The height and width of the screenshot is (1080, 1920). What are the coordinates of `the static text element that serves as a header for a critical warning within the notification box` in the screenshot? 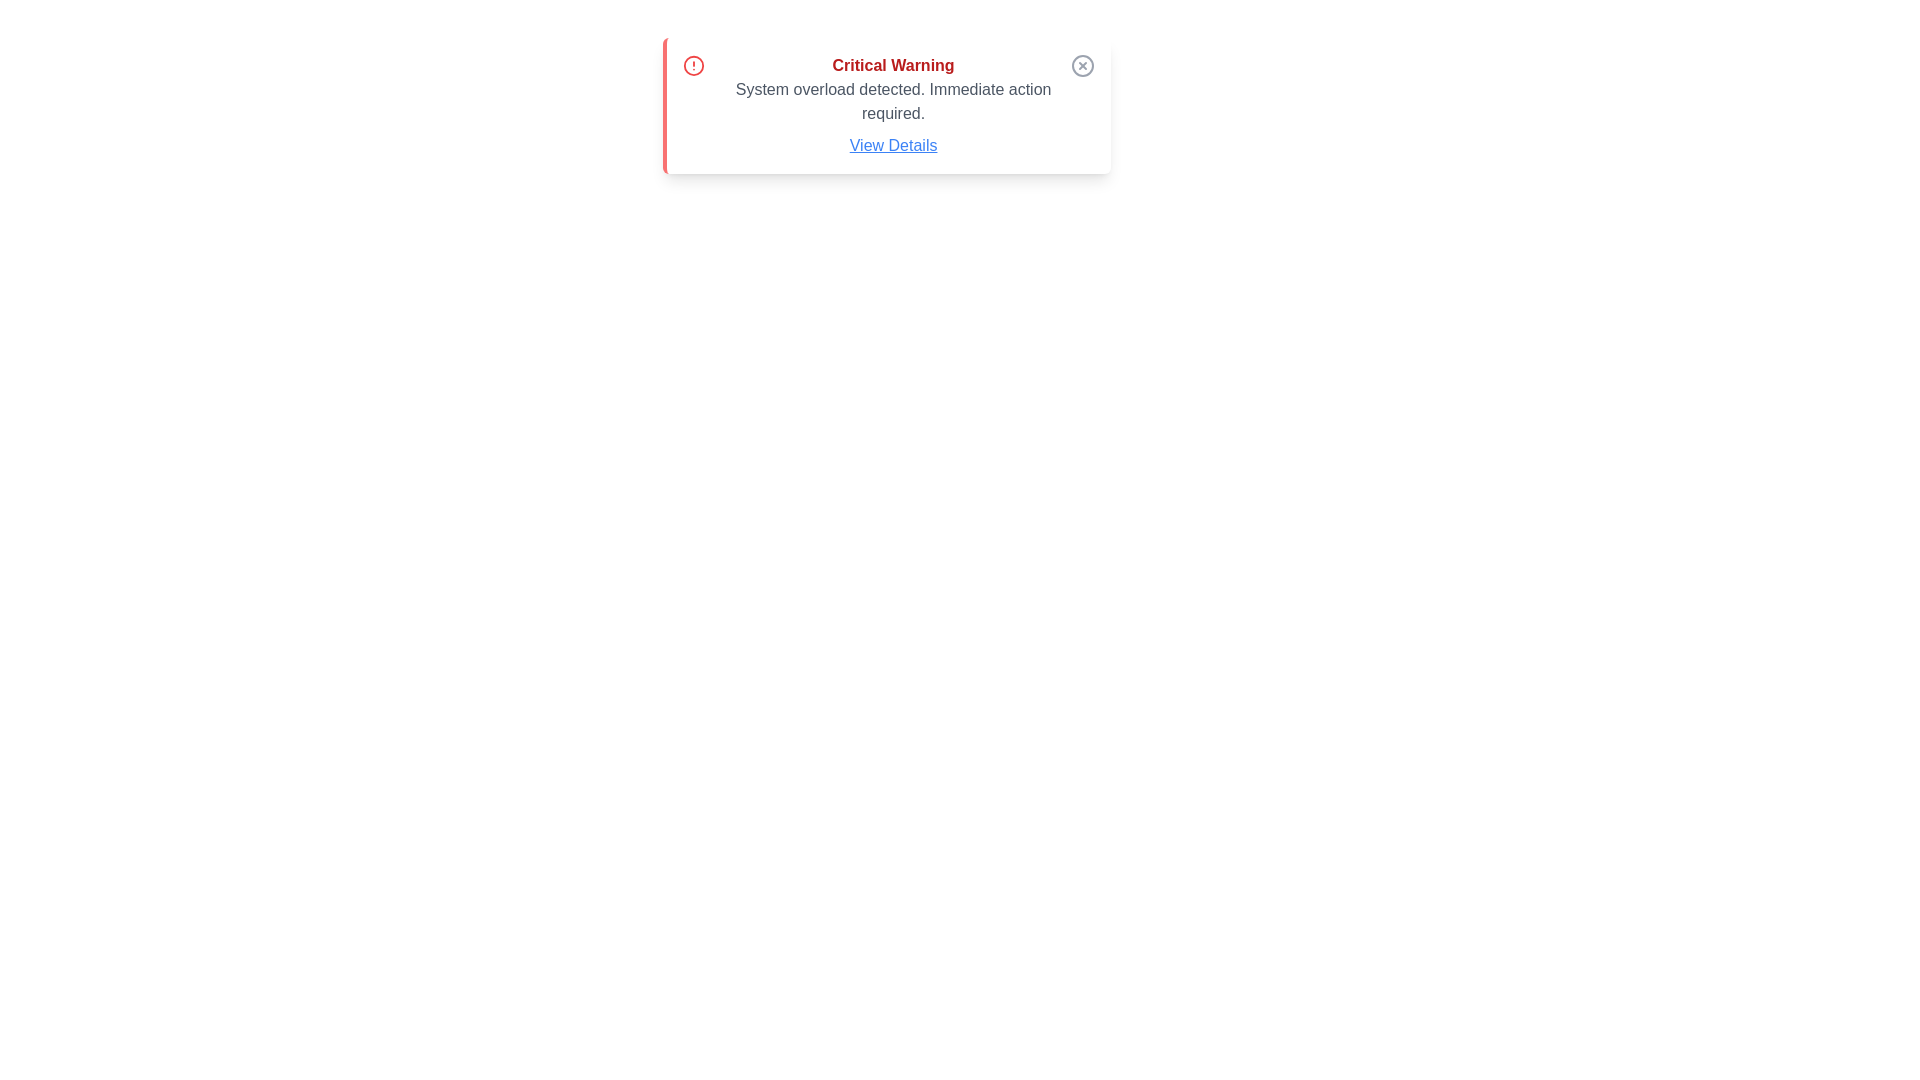 It's located at (892, 64).